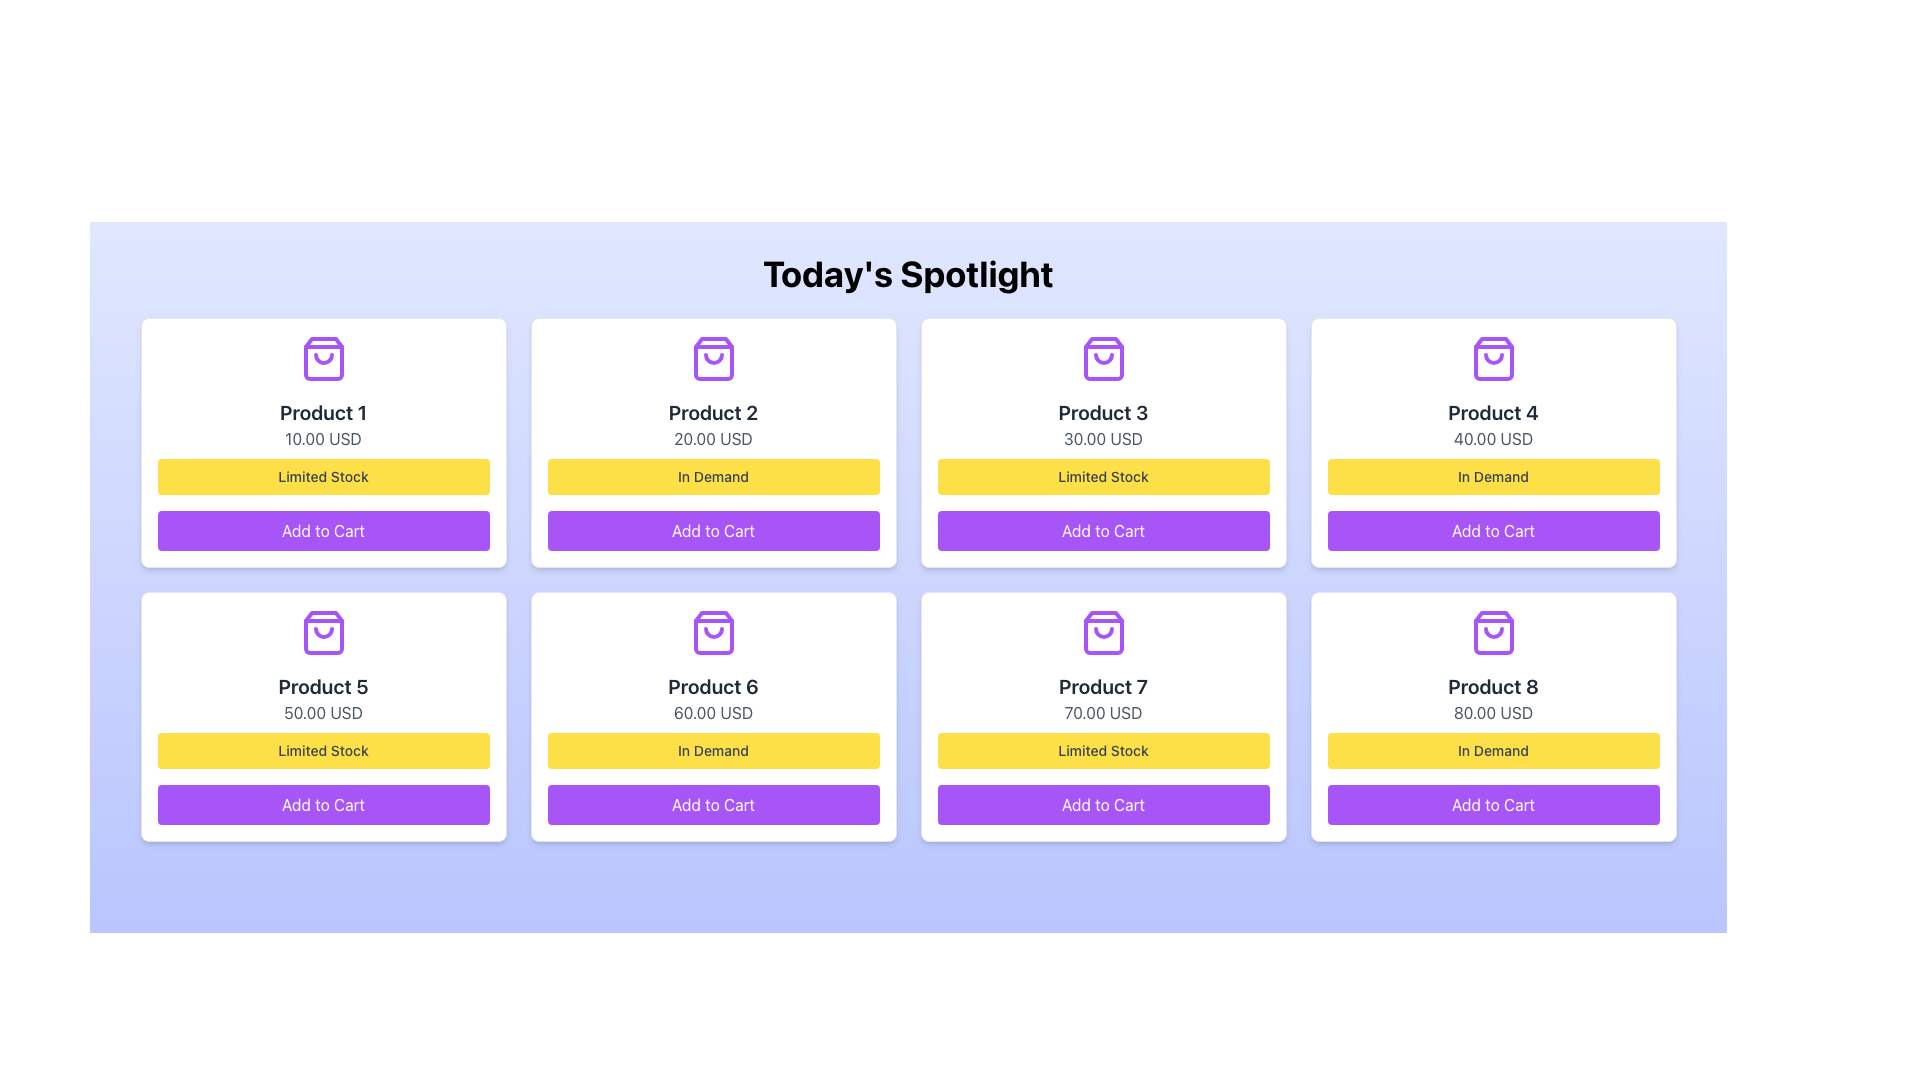  Describe the element at coordinates (323, 530) in the screenshot. I see `the 'Add to Cart' button located at the bottom of the 'Product 1' card, below the 'Limited Stock' badge, to initiate the add-to-cart action` at that location.